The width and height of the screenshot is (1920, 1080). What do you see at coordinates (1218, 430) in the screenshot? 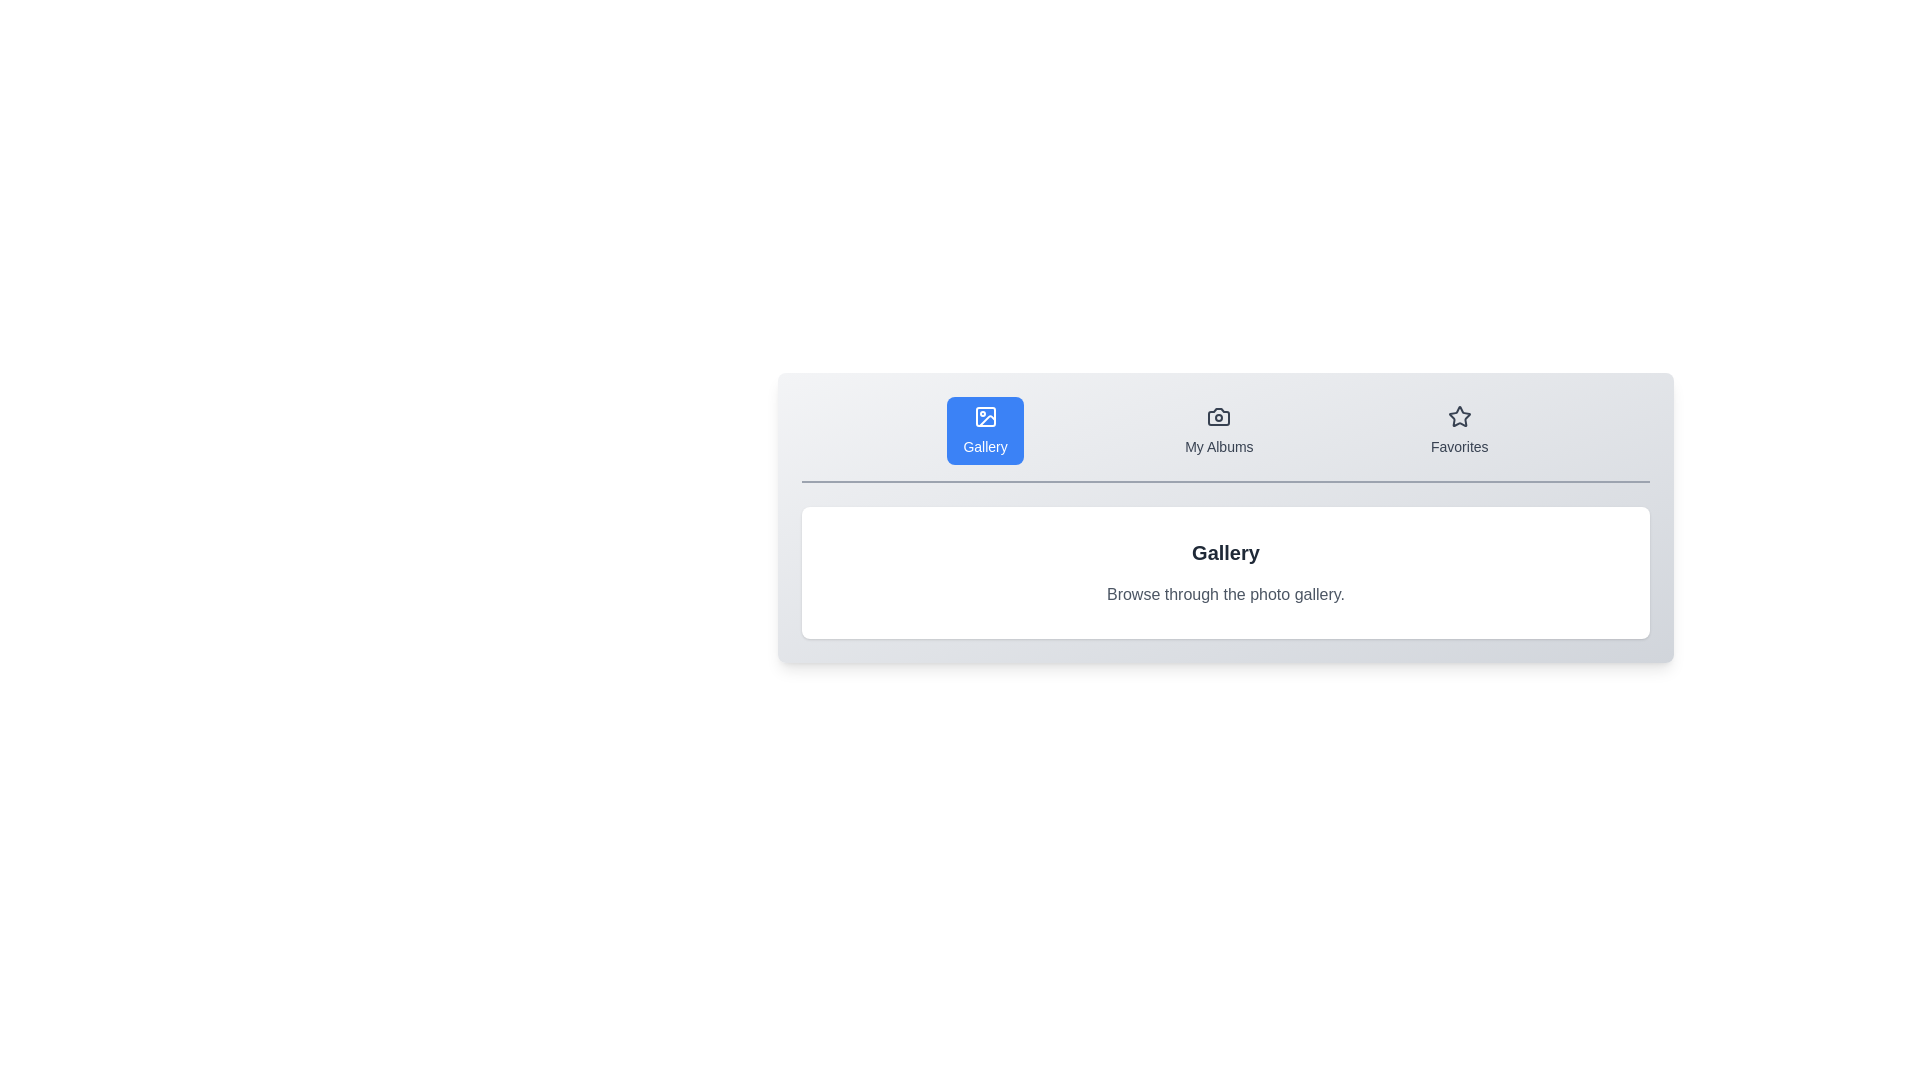
I see `the tab labeled 'My Albums' to observe its icon and title` at bounding box center [1218, 430].